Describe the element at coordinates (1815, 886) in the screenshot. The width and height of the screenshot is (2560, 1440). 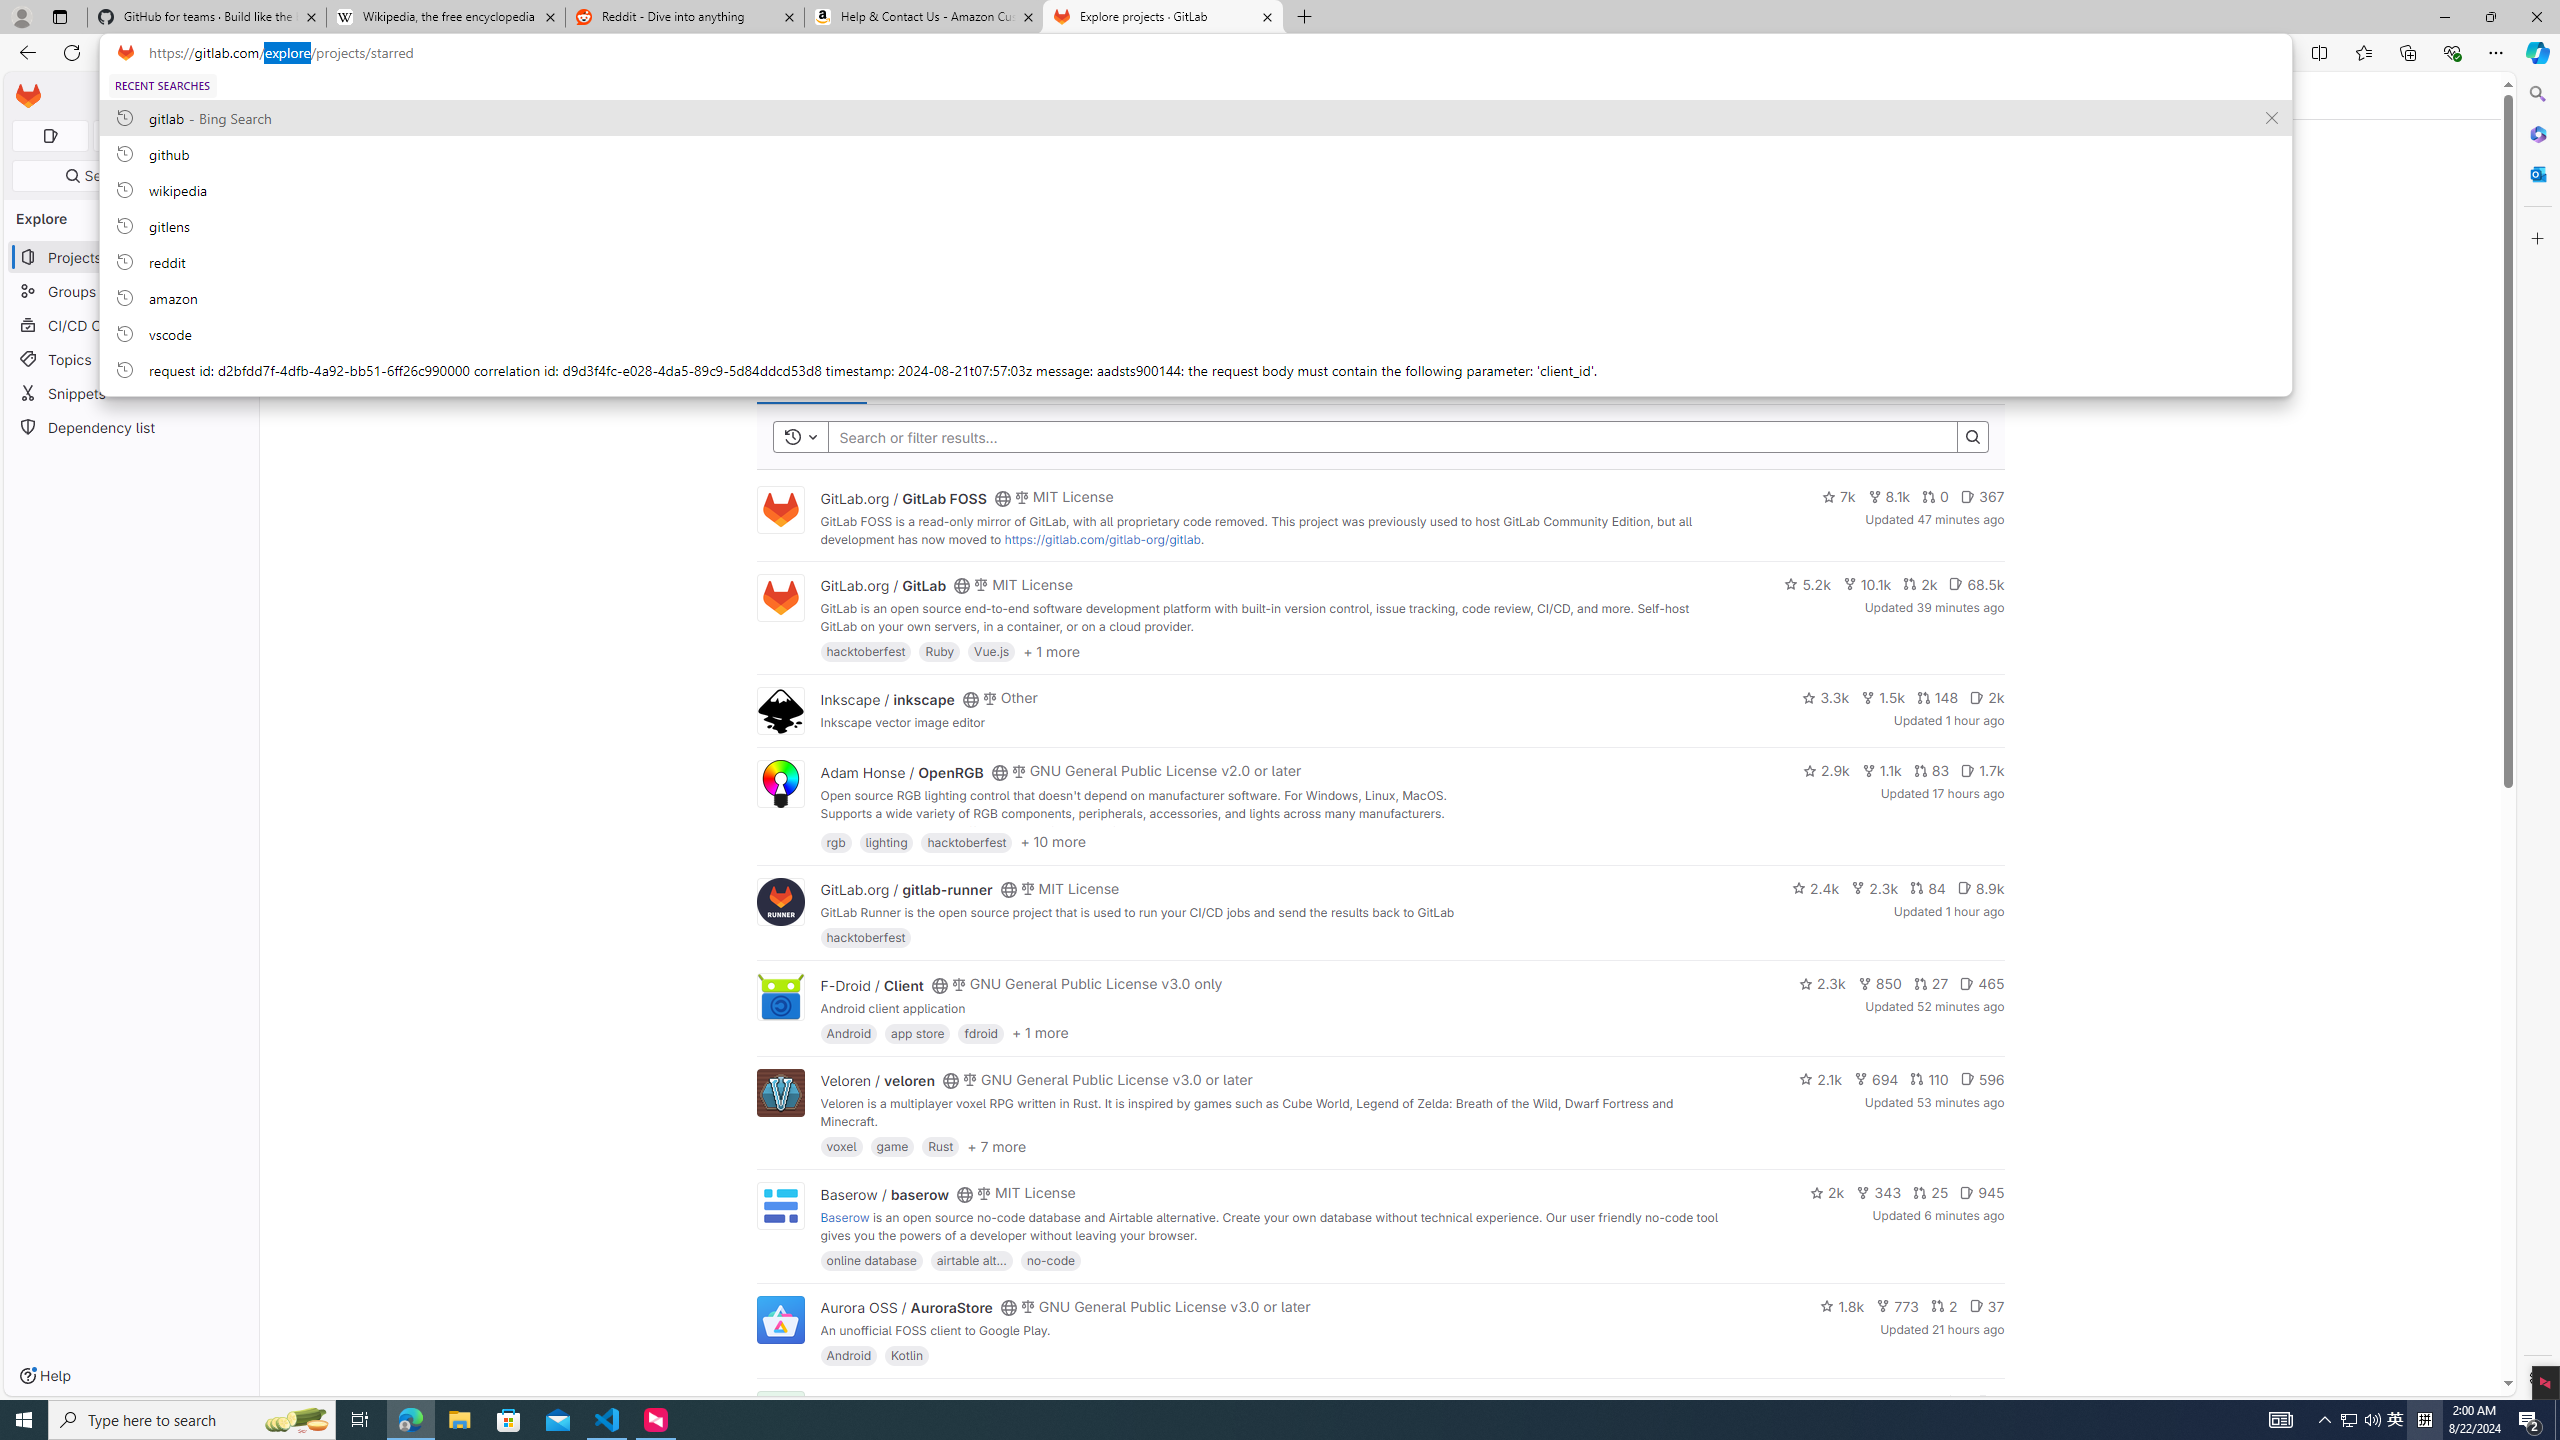
I see `'2.4k'` at that location.